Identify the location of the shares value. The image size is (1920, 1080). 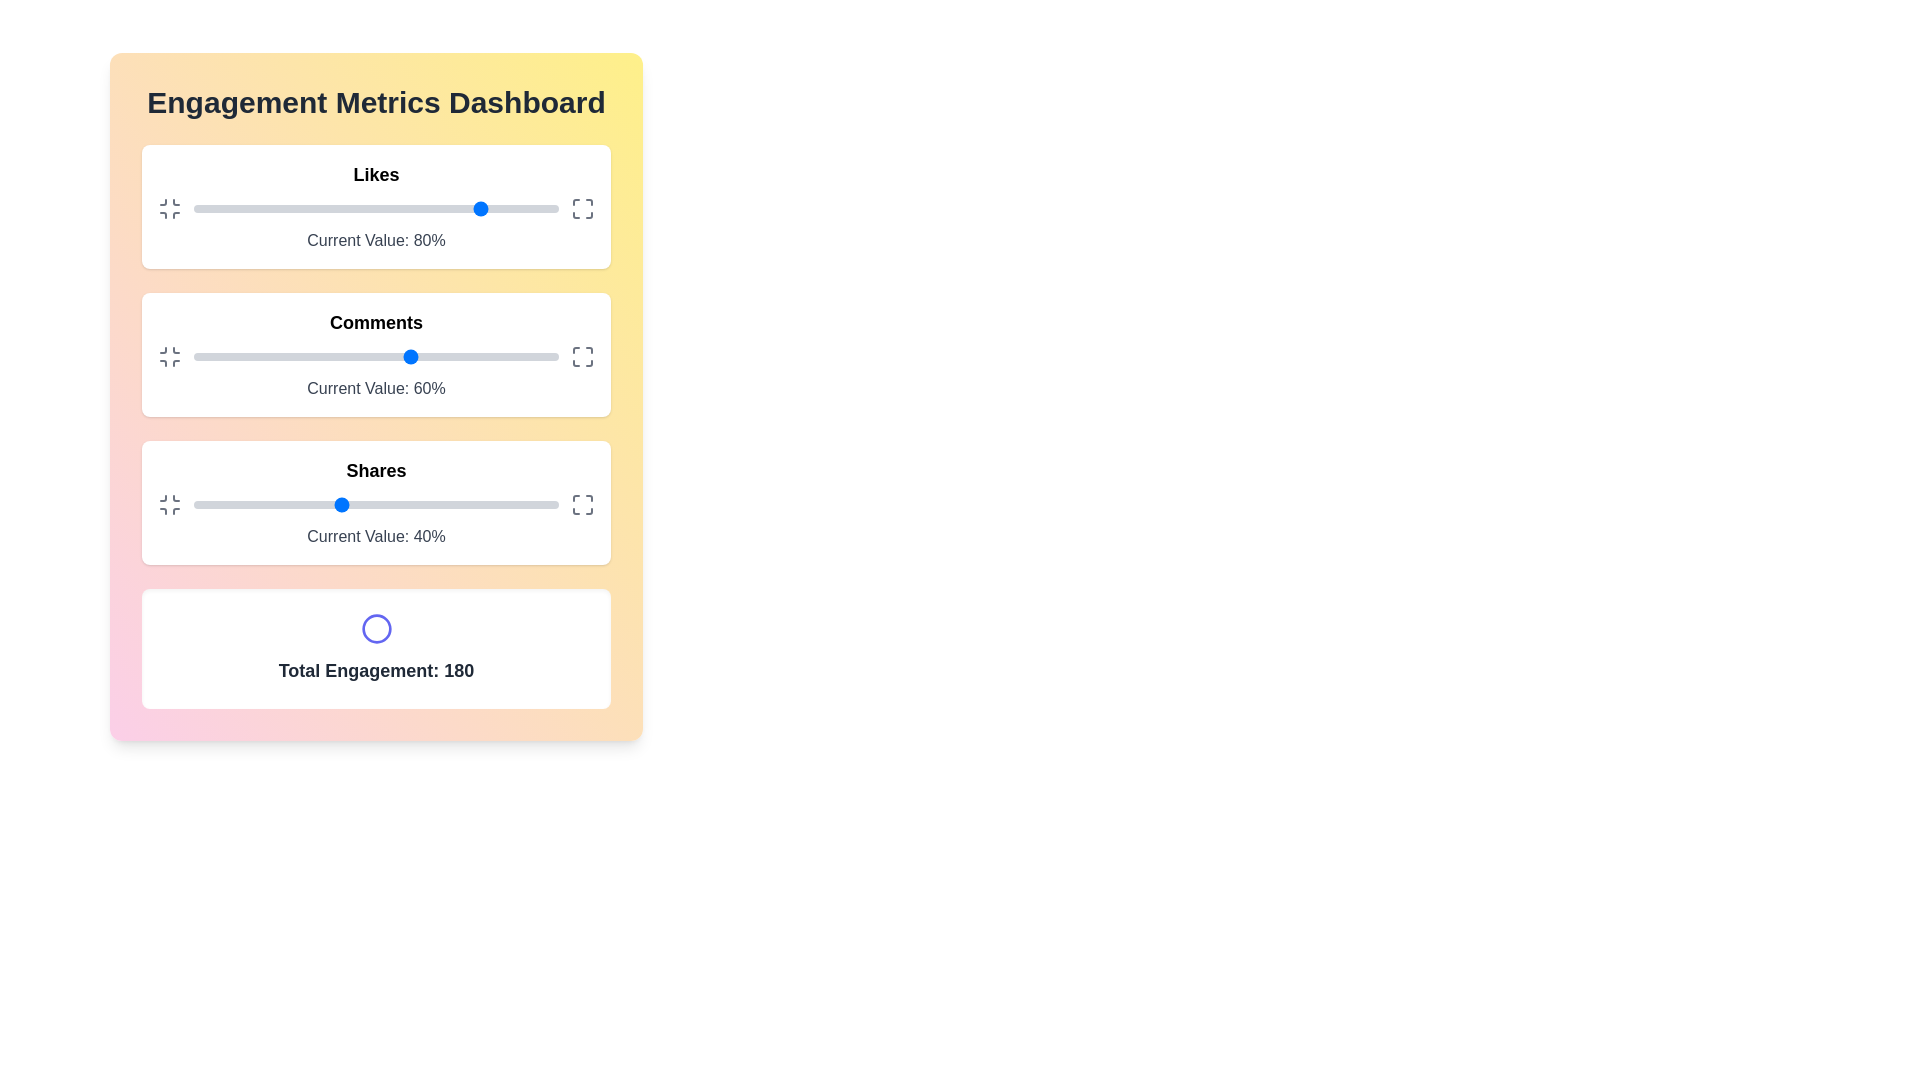
(277, 504).